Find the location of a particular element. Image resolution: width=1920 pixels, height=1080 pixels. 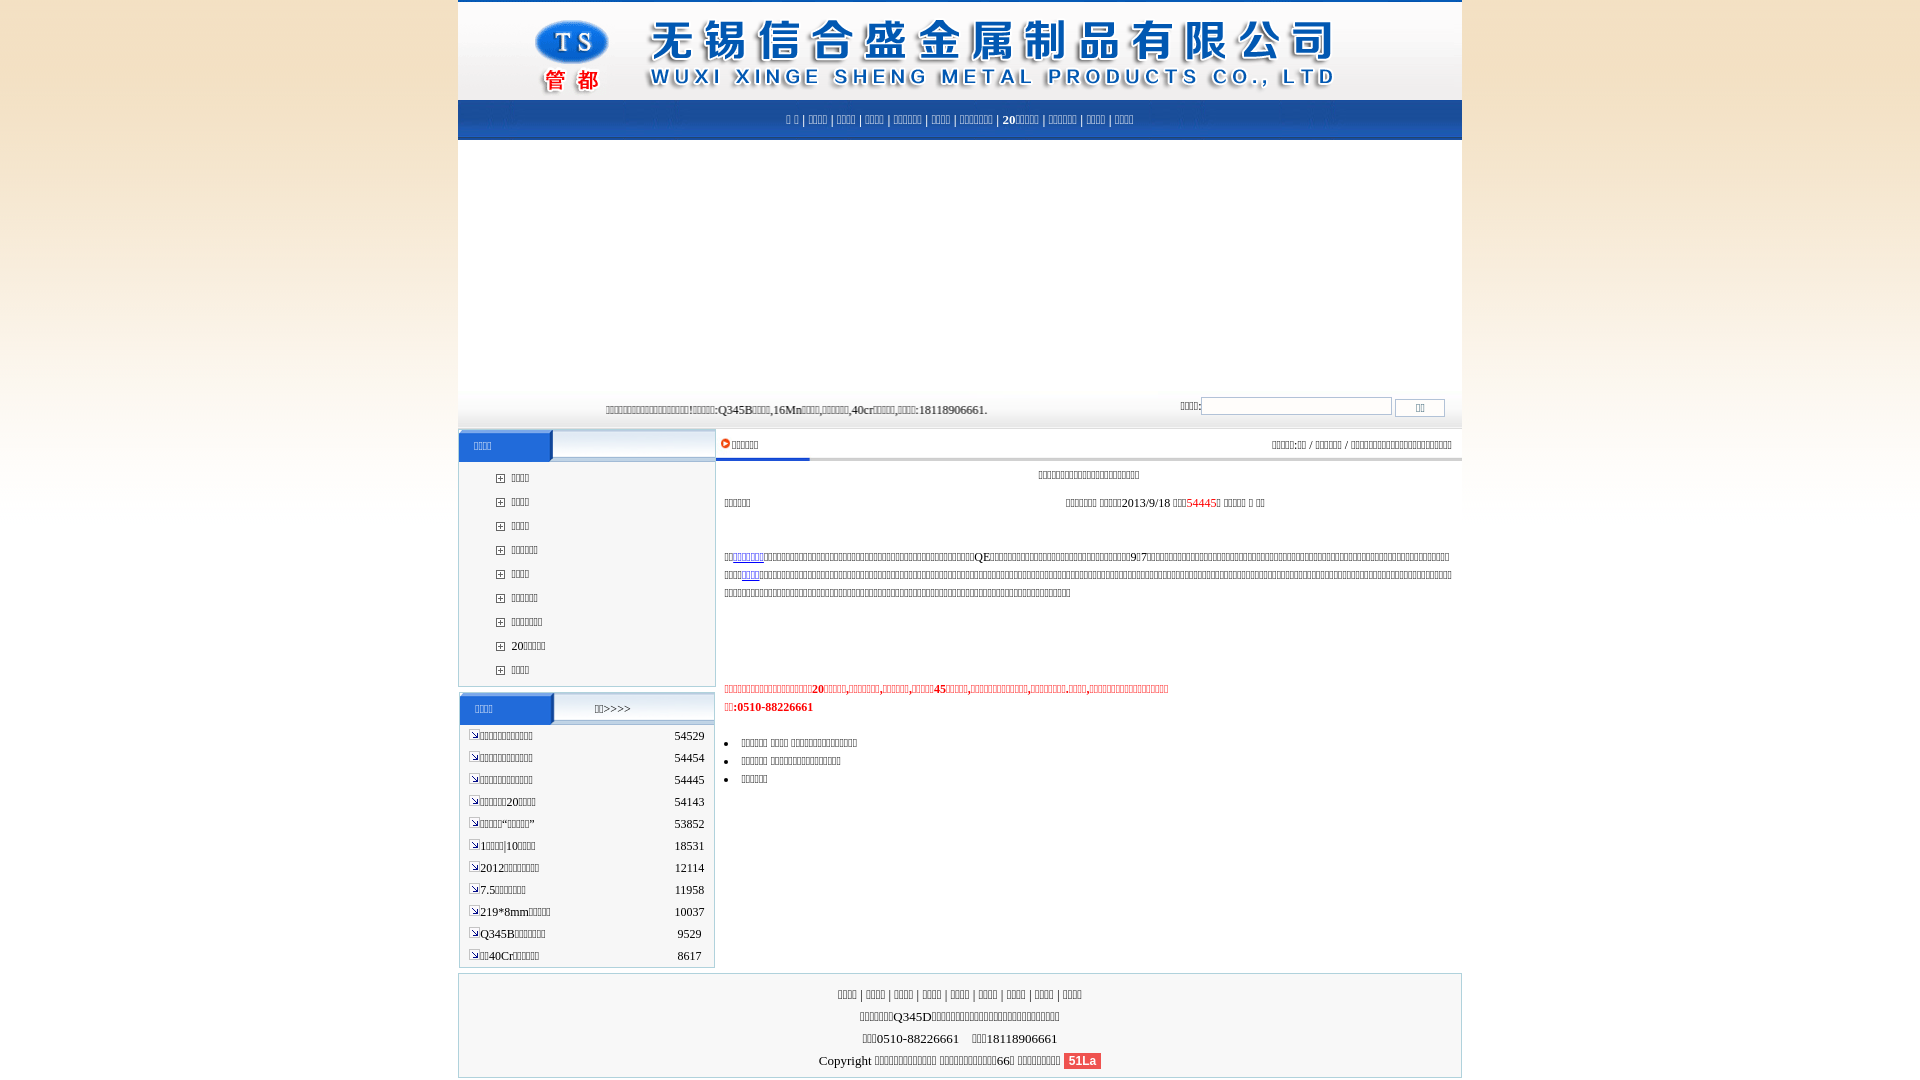

'51La' is located at coordinates (1081, 1059).